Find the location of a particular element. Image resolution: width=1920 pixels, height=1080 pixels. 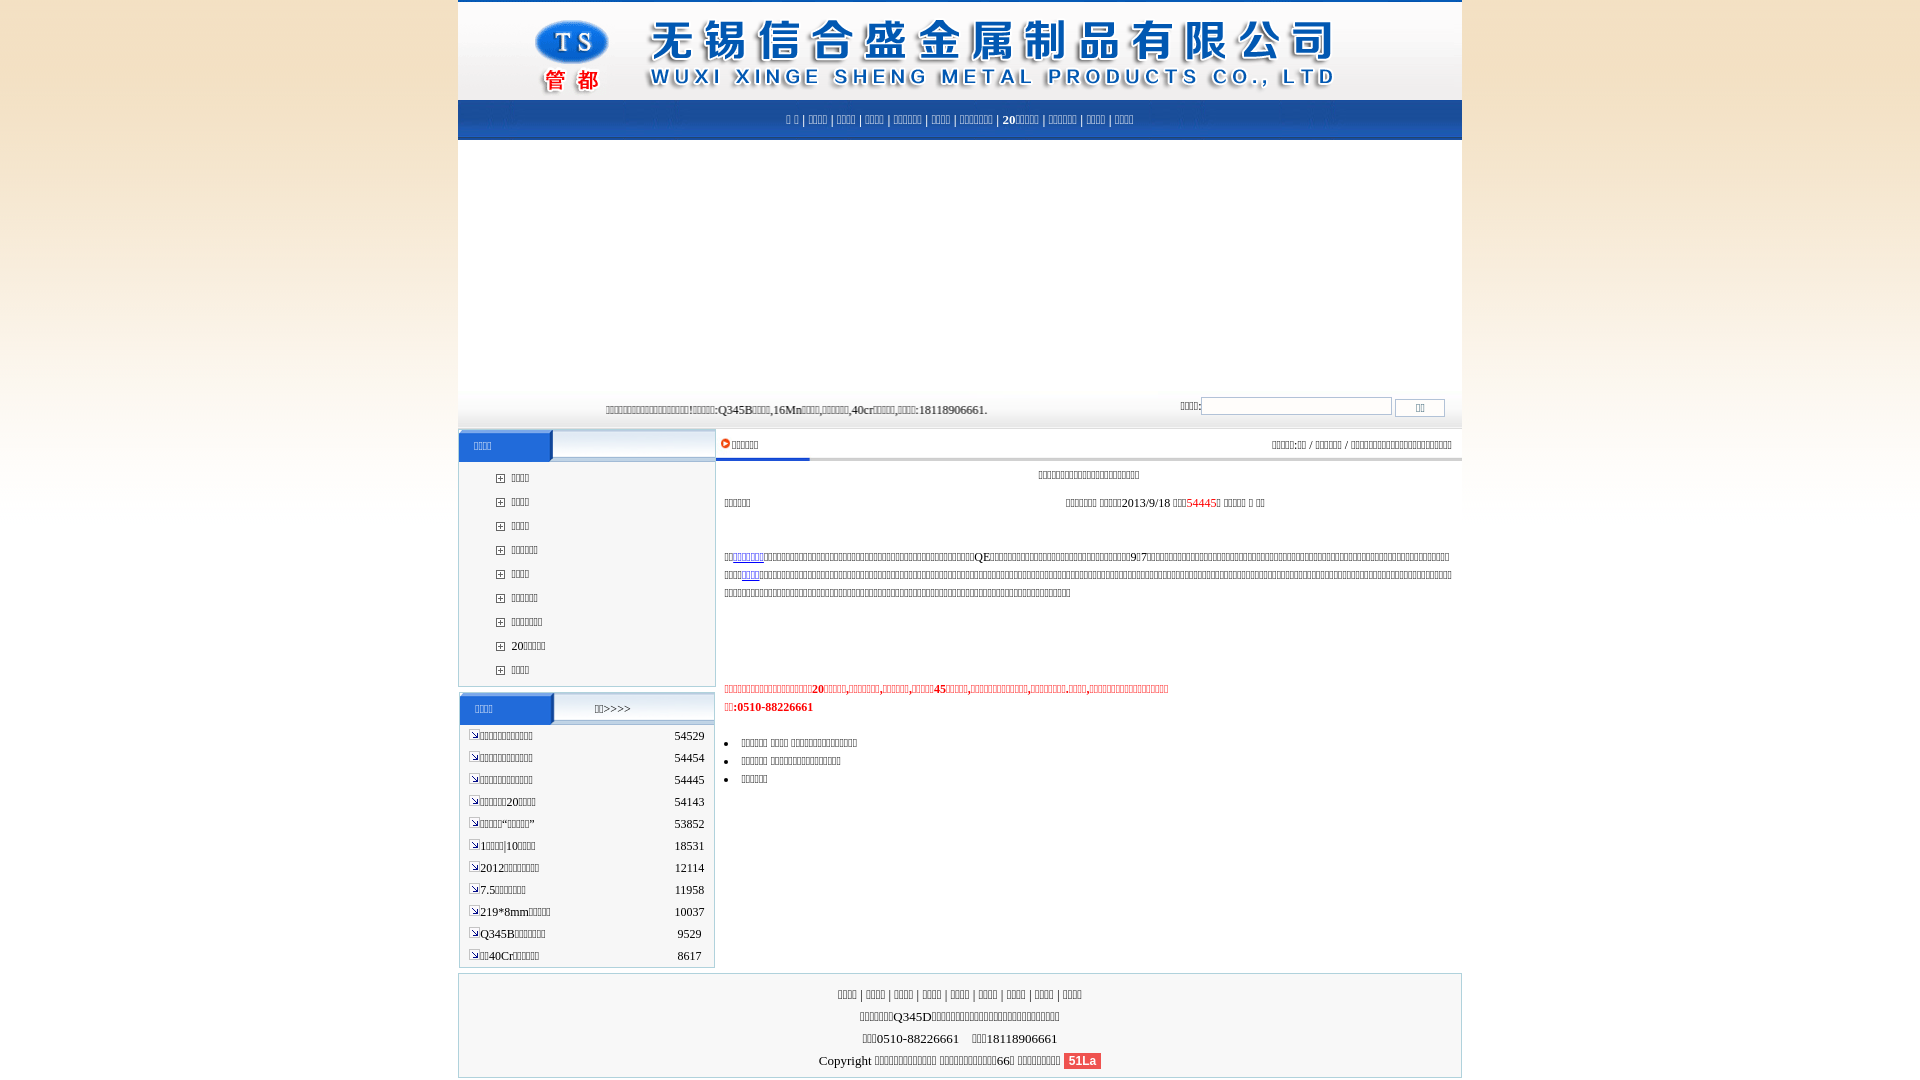

'51La' is located at coordinates (1081, 1059).